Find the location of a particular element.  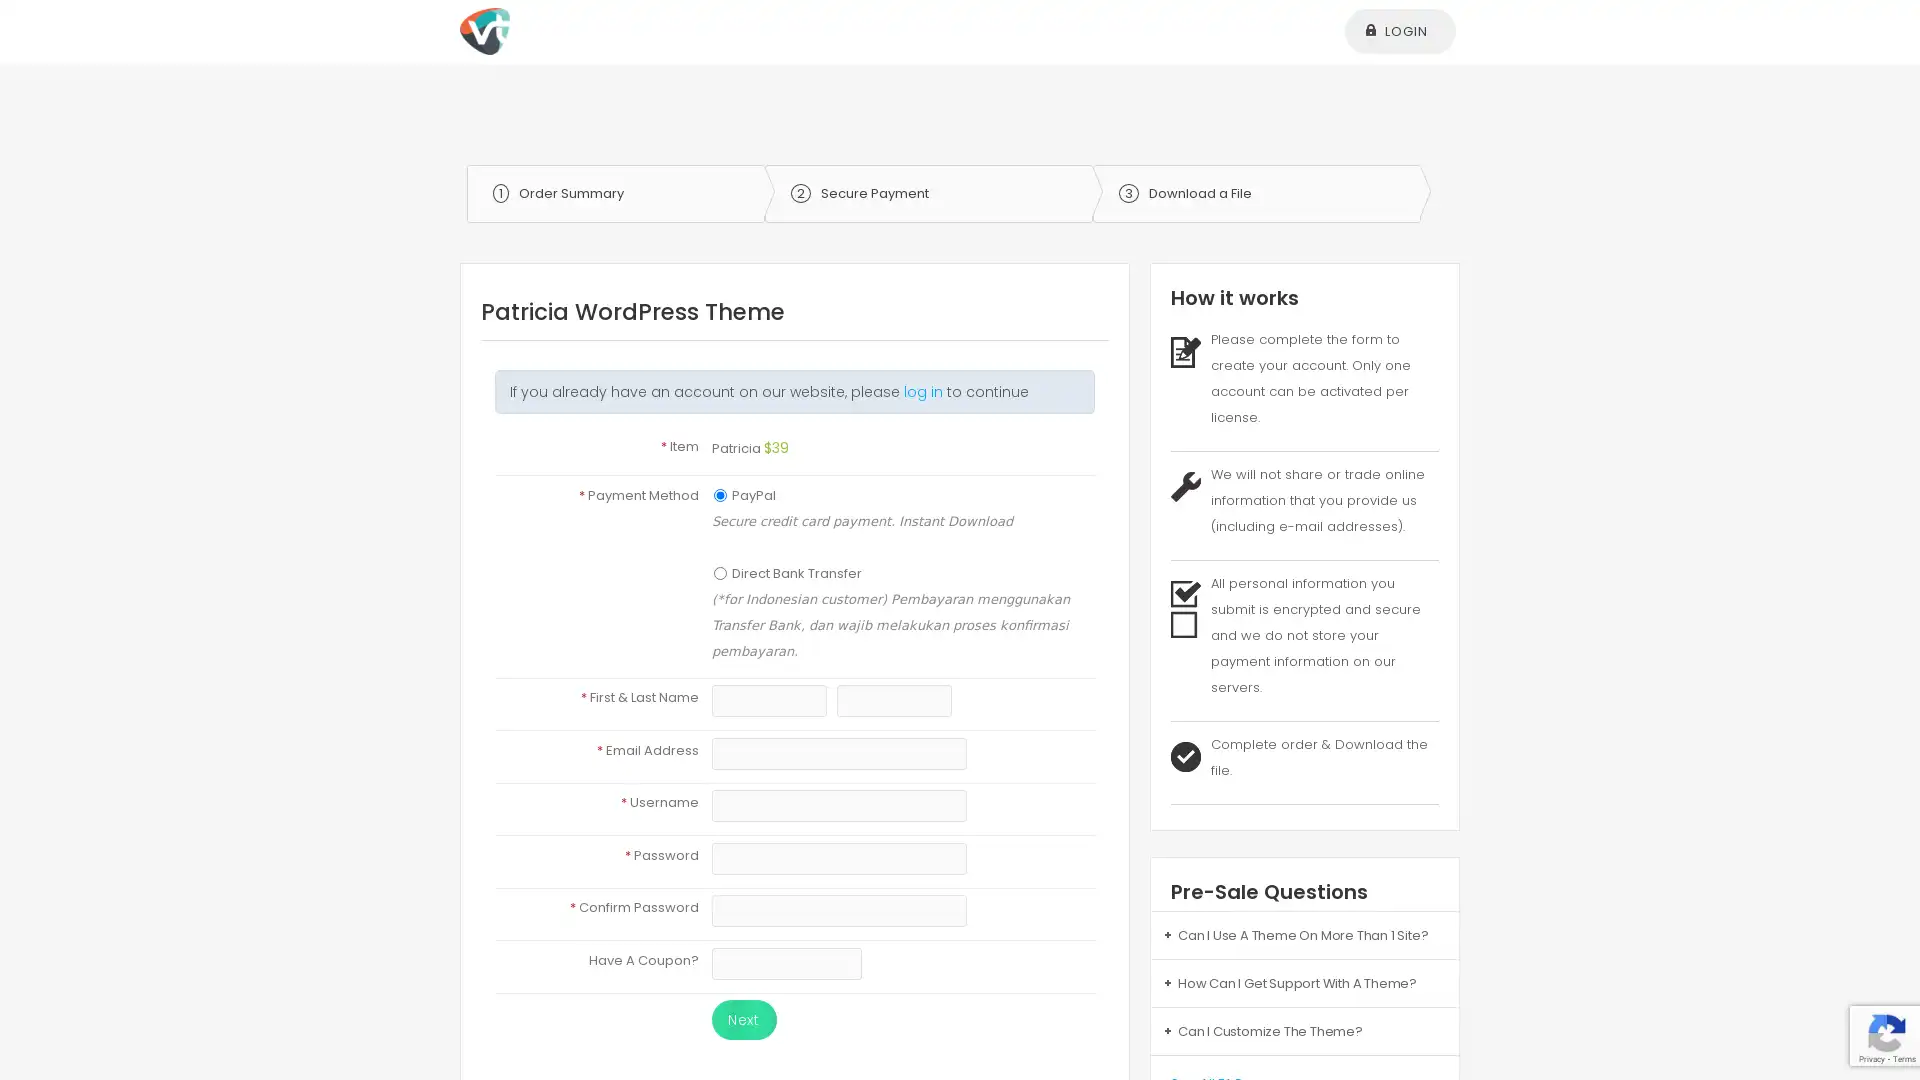

Next is located at coordinates (742, 1019).